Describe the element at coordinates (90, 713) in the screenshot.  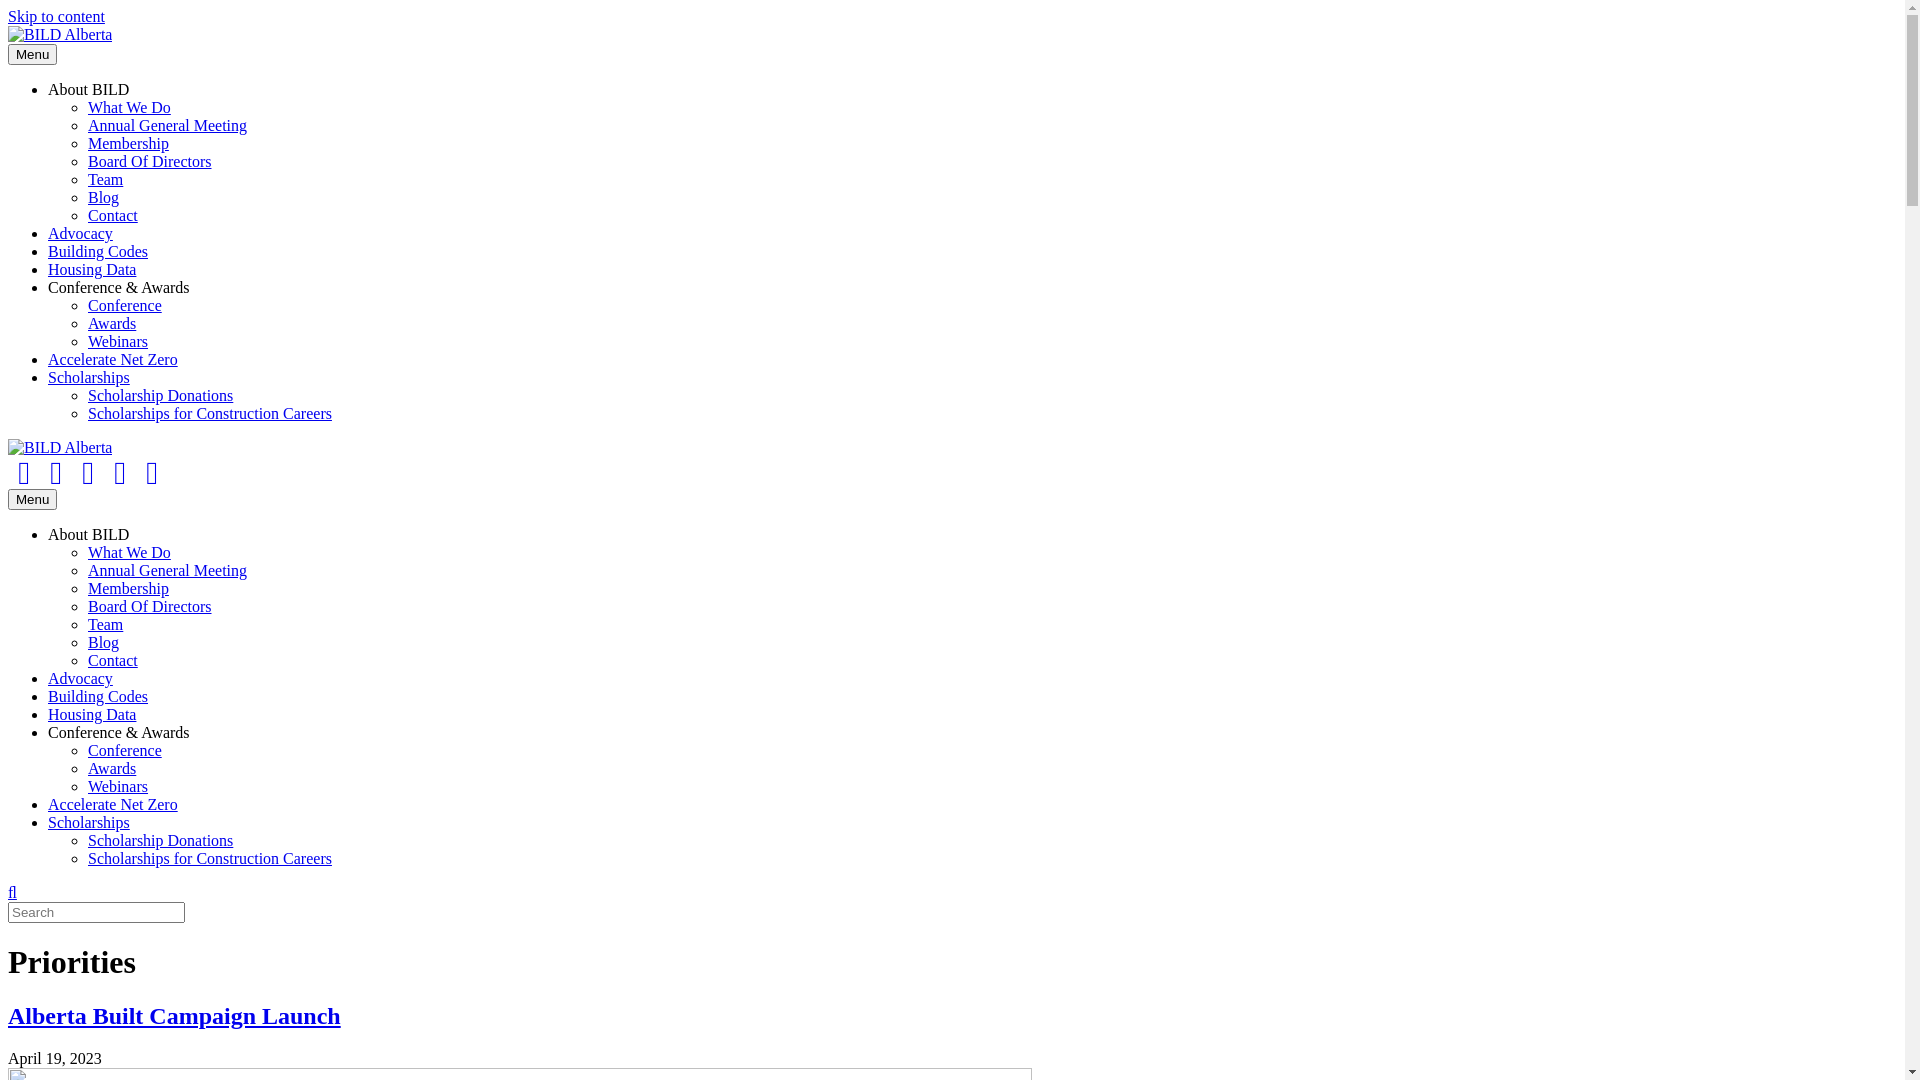
I see `'Housing Data'` at that location.